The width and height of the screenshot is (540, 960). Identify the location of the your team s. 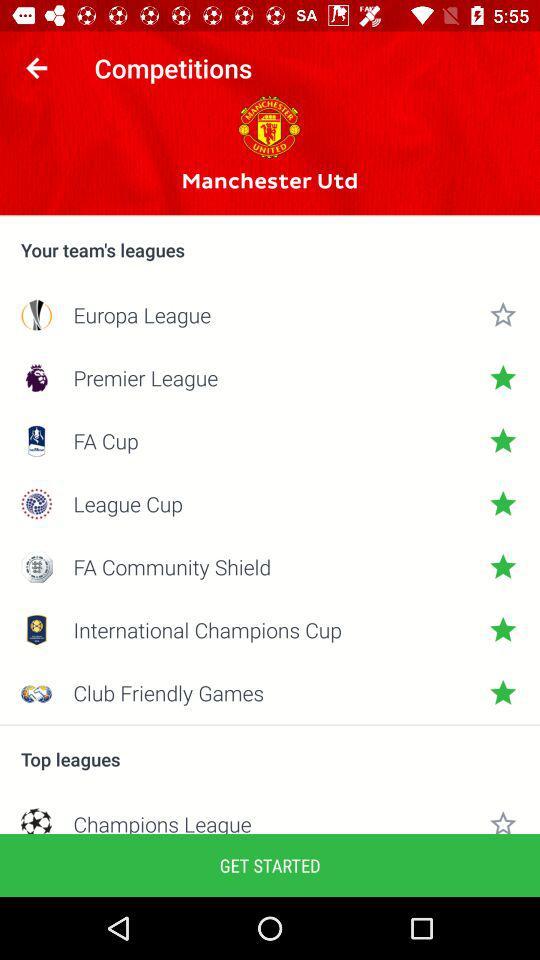
(270, 249).